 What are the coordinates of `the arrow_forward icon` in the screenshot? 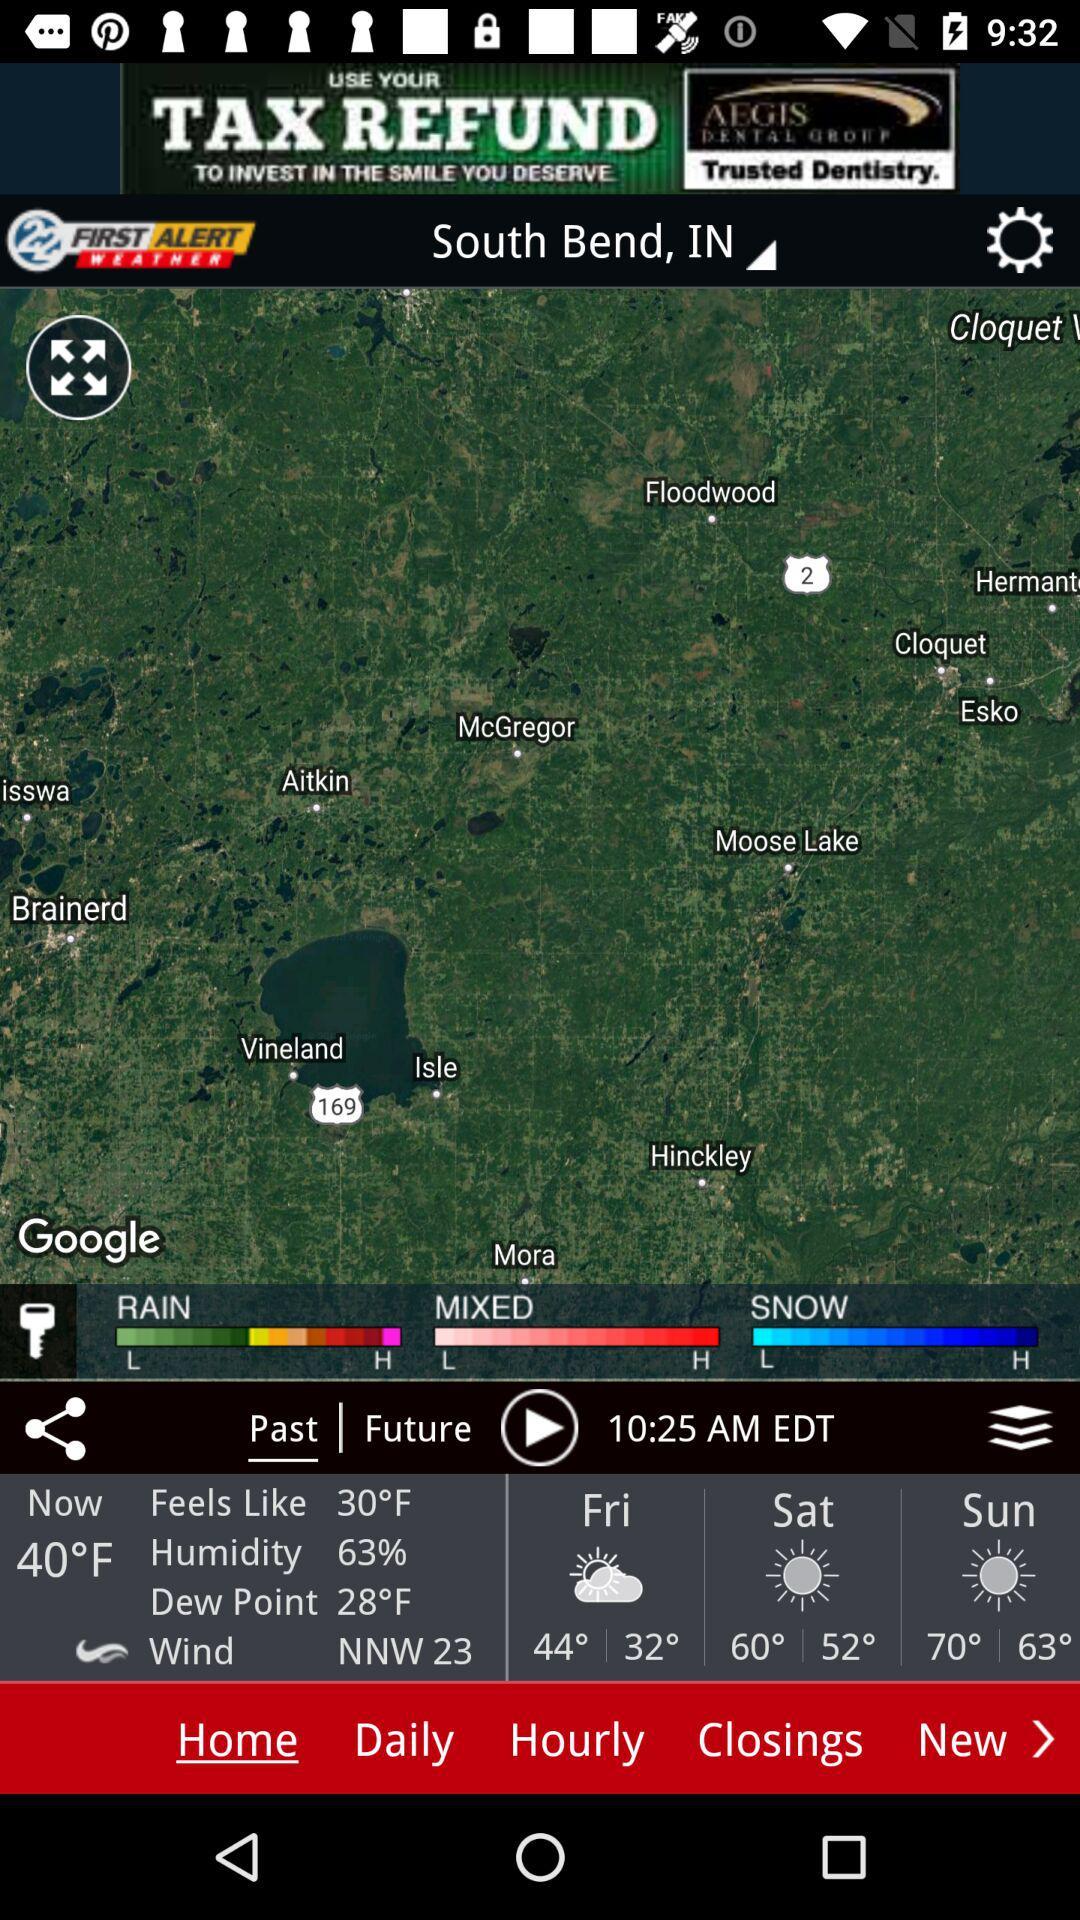 It's located at (1042, 1737).